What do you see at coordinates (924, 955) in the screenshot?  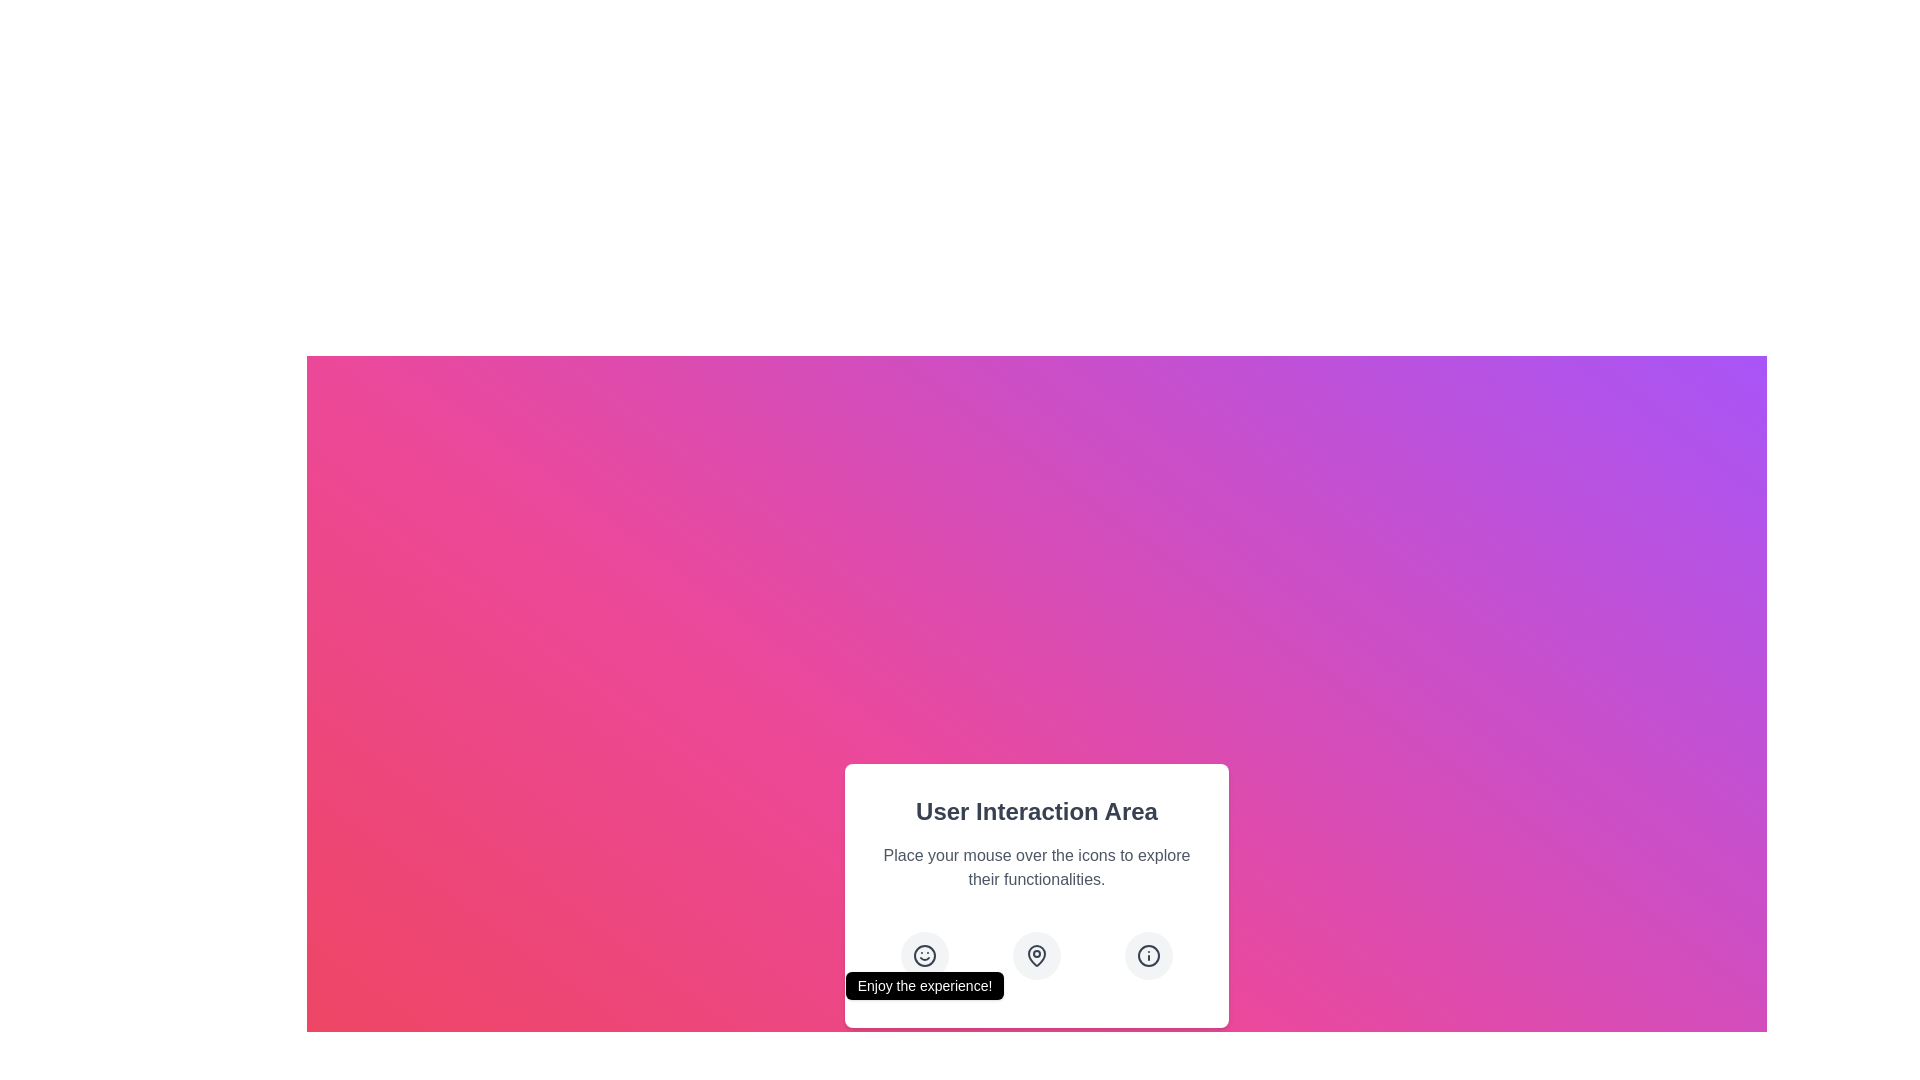 I see `the first circular button on the left in the 'User Interaction Area' that represents enjoyment, which is located above the tooltip 'Enjoy the experience!'` at bounding box center [924, 955].